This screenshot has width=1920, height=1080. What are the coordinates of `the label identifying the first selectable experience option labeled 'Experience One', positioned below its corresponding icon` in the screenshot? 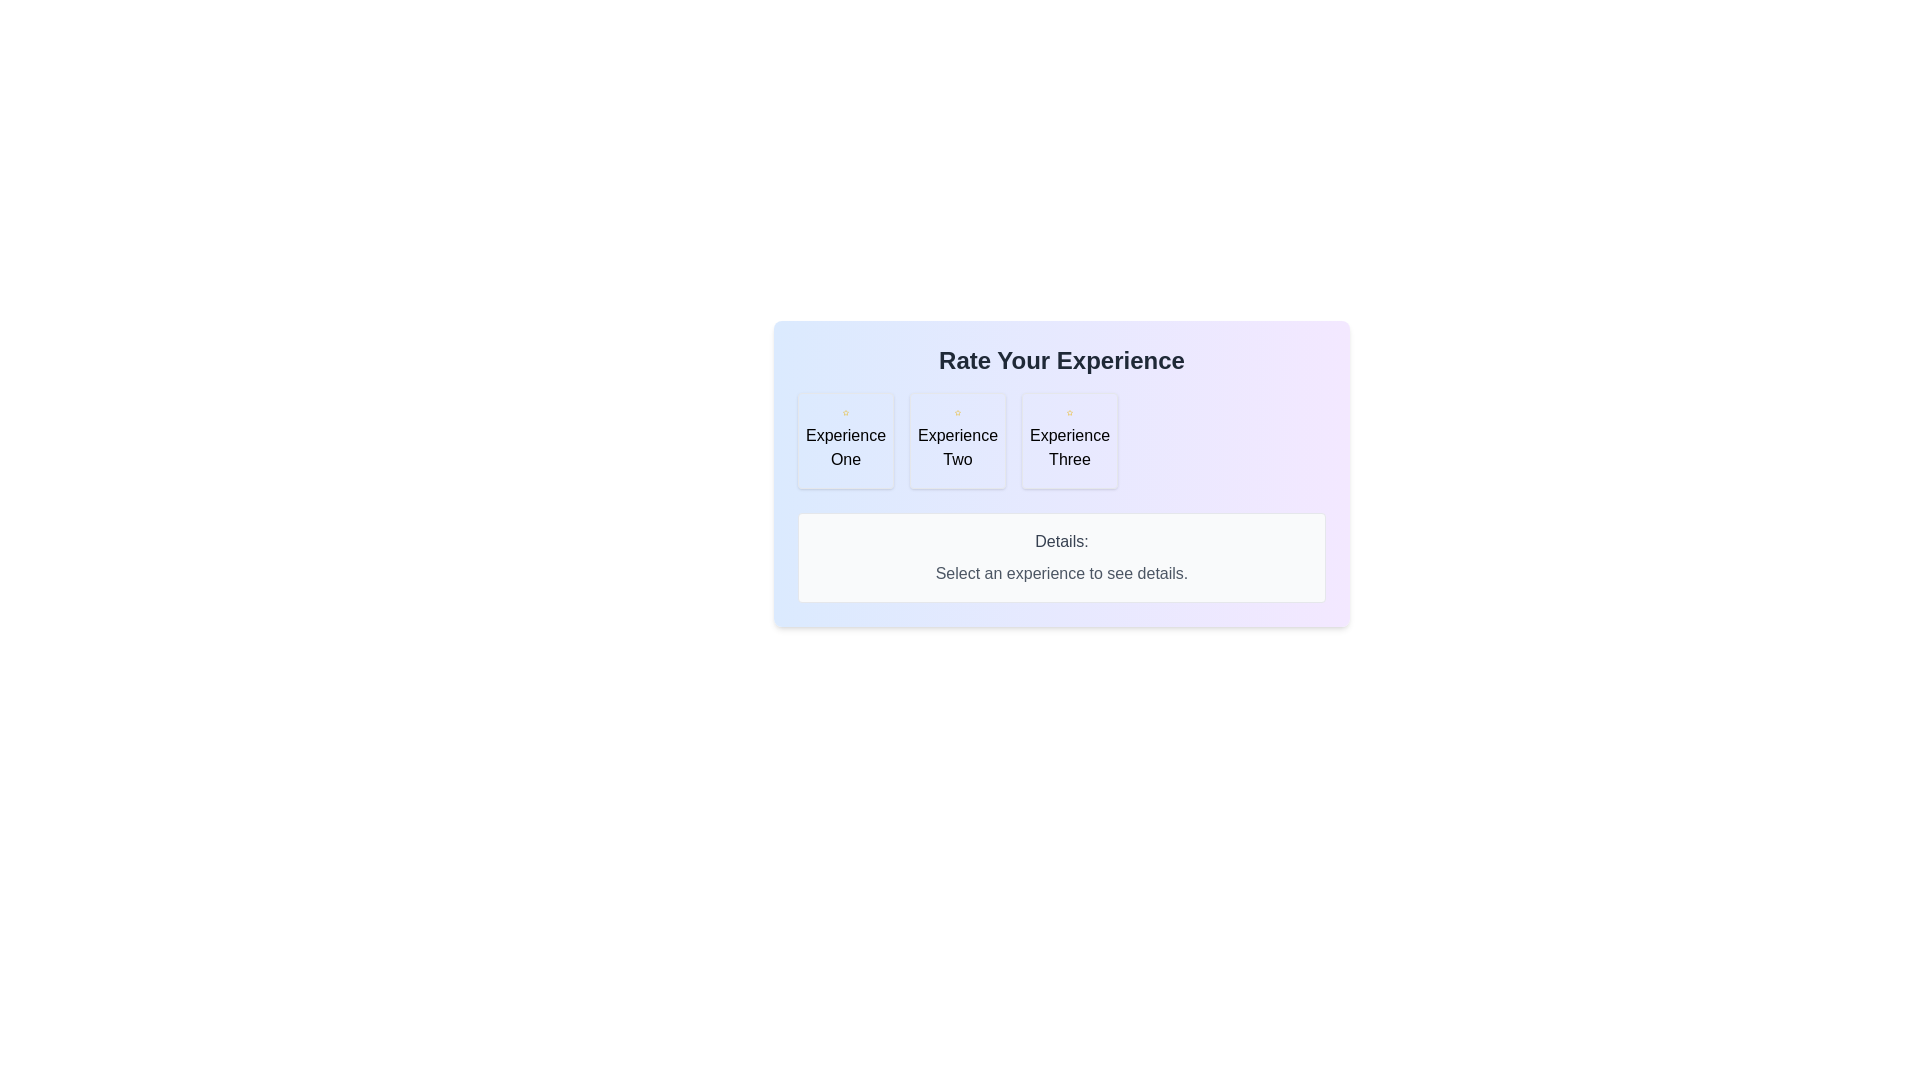 It's located at (845, 446).